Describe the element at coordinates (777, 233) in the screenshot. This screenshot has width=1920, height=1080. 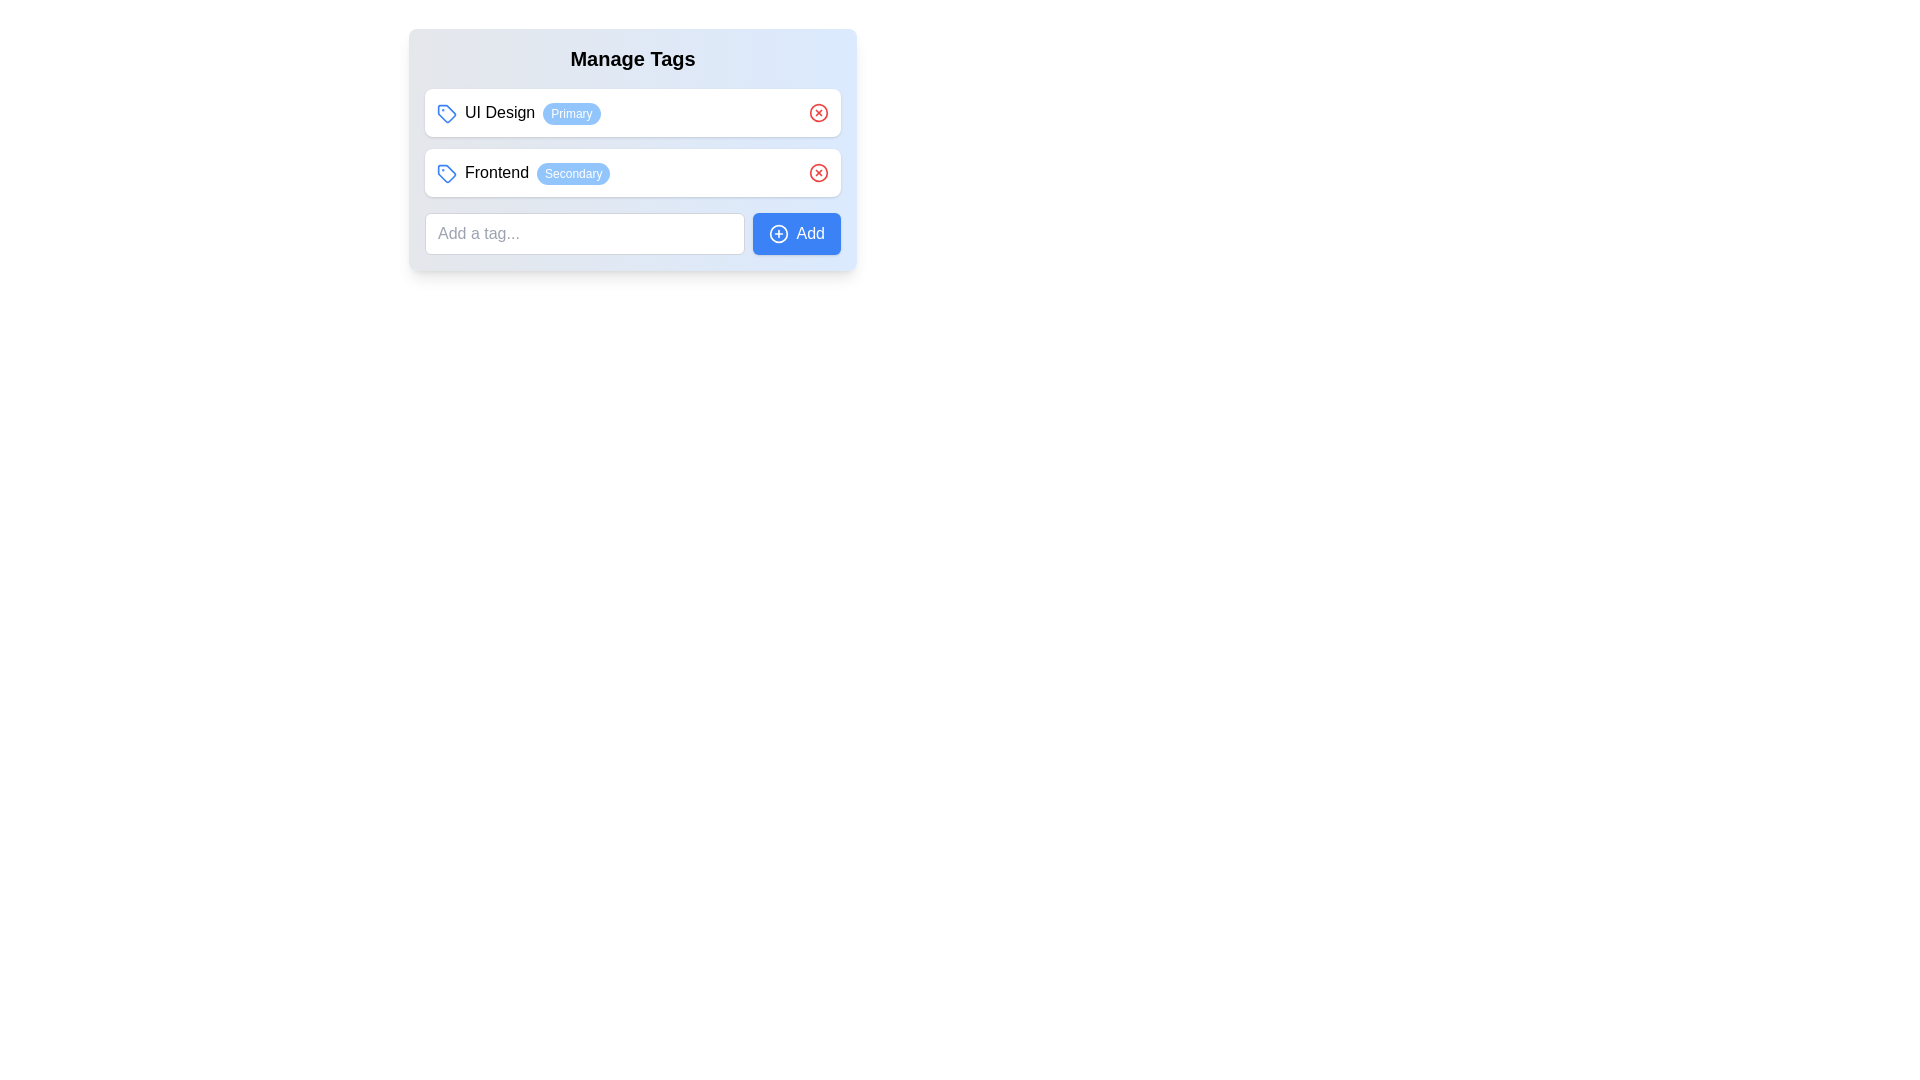
I see `the SVG circle element located in the 'Manage Tags' panel, which serves as an indicator or button for performing addition actions, positioned beside the 'Add' button` at that location.